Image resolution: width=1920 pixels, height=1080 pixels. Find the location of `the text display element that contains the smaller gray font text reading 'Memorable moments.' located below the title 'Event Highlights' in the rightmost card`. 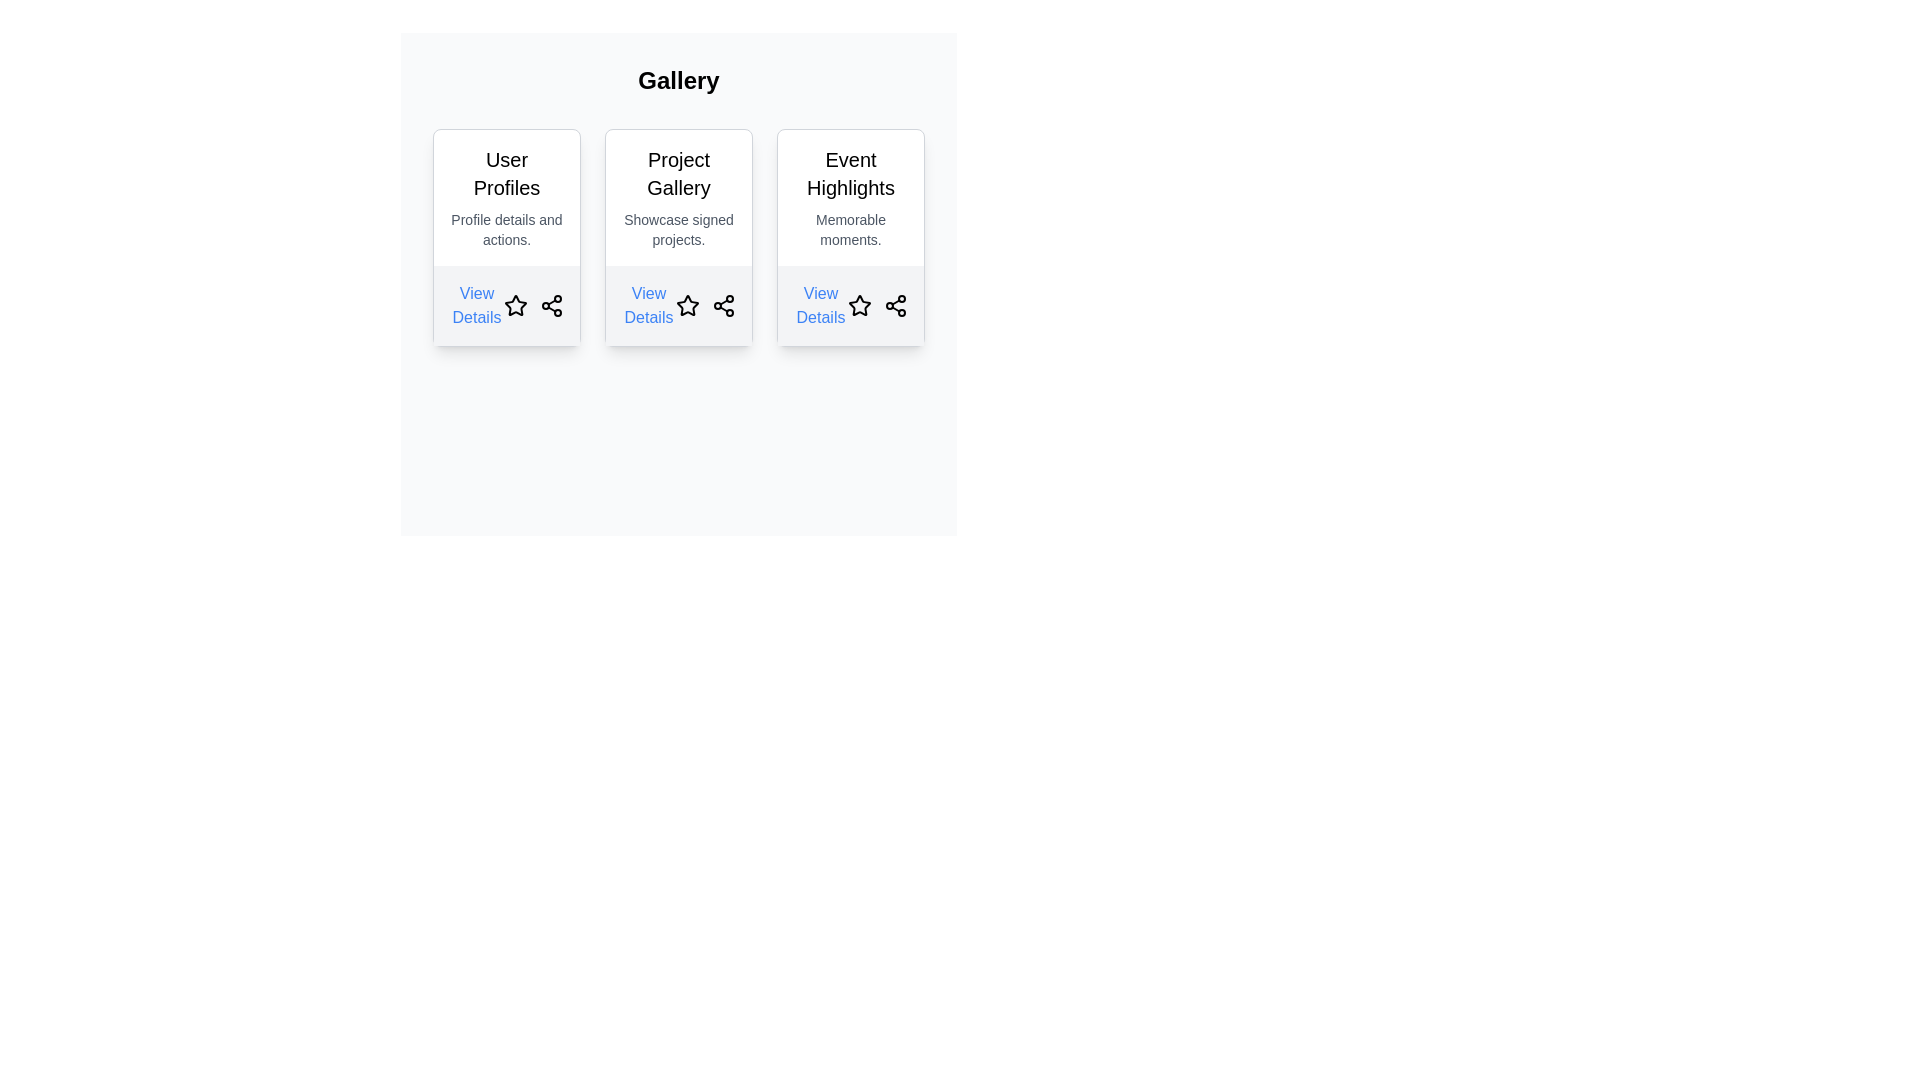

the text display element that contains the smaller gray font text reading 'Memorable moments.' located below the title 'Event Highlights' in the rightmost card is located at coordinates (850, 229).